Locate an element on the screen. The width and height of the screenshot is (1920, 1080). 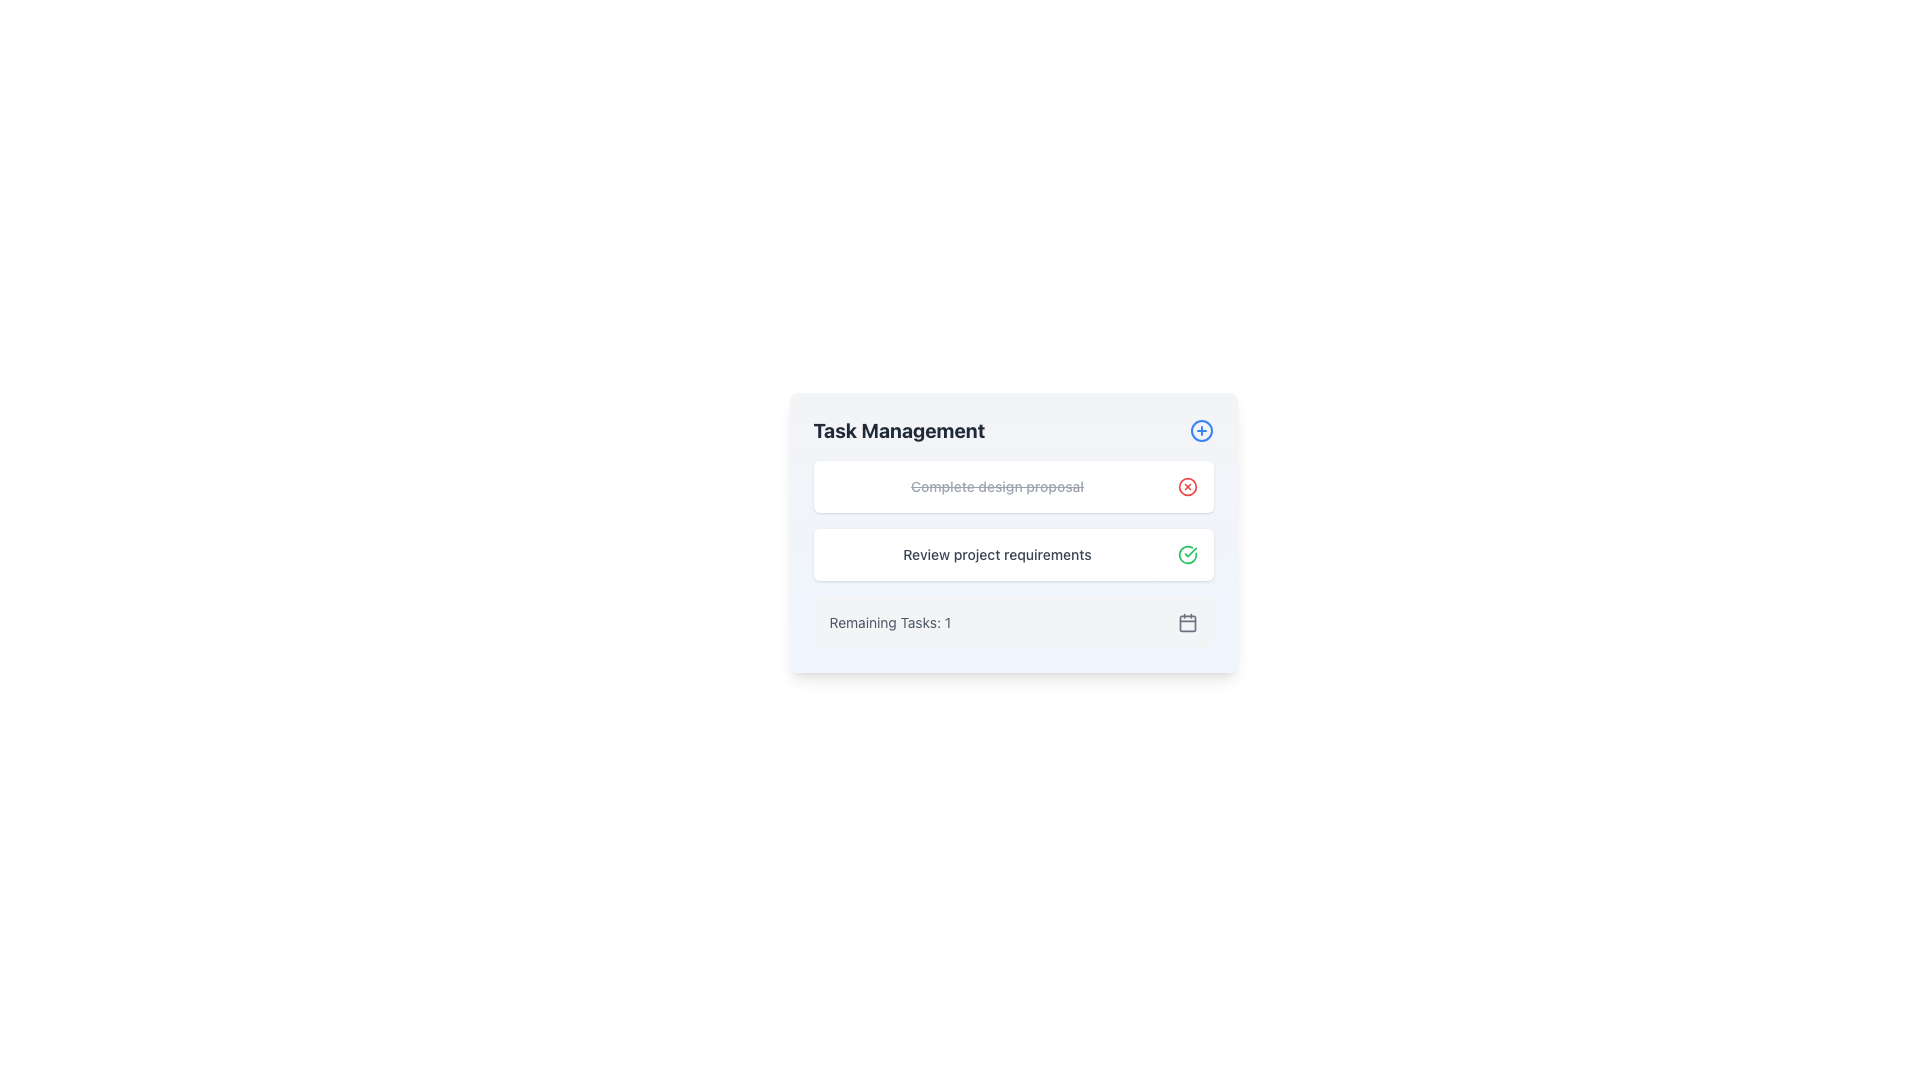
the interactive list item representing the task 'Review project requirements' is located at coordinates (1013, 555).